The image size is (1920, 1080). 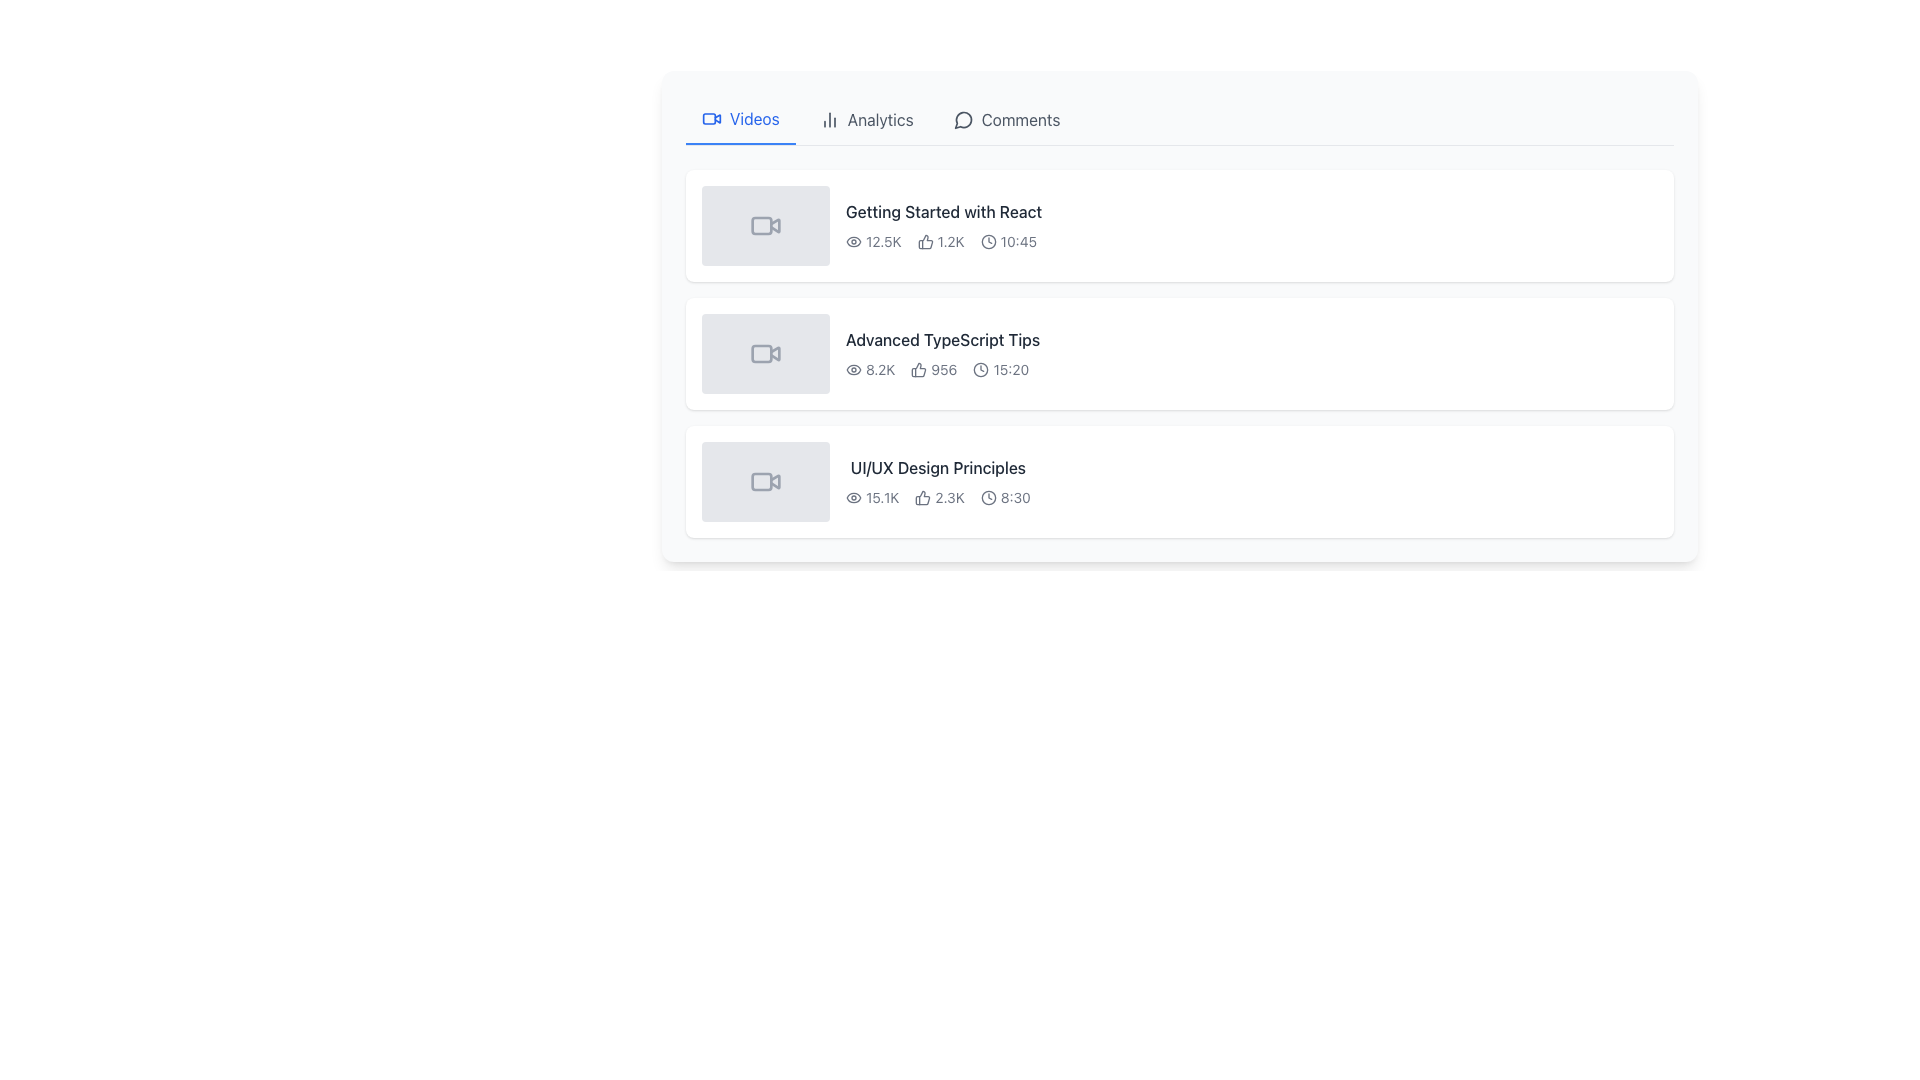 What do you see at coordinates (963, 120) in the screenshot?
I see `the circular chat bubble icon in the 'Comments' tab of the navigation bar, which features a rounded design and a clean stroke style` at bounding box center [963, 120].